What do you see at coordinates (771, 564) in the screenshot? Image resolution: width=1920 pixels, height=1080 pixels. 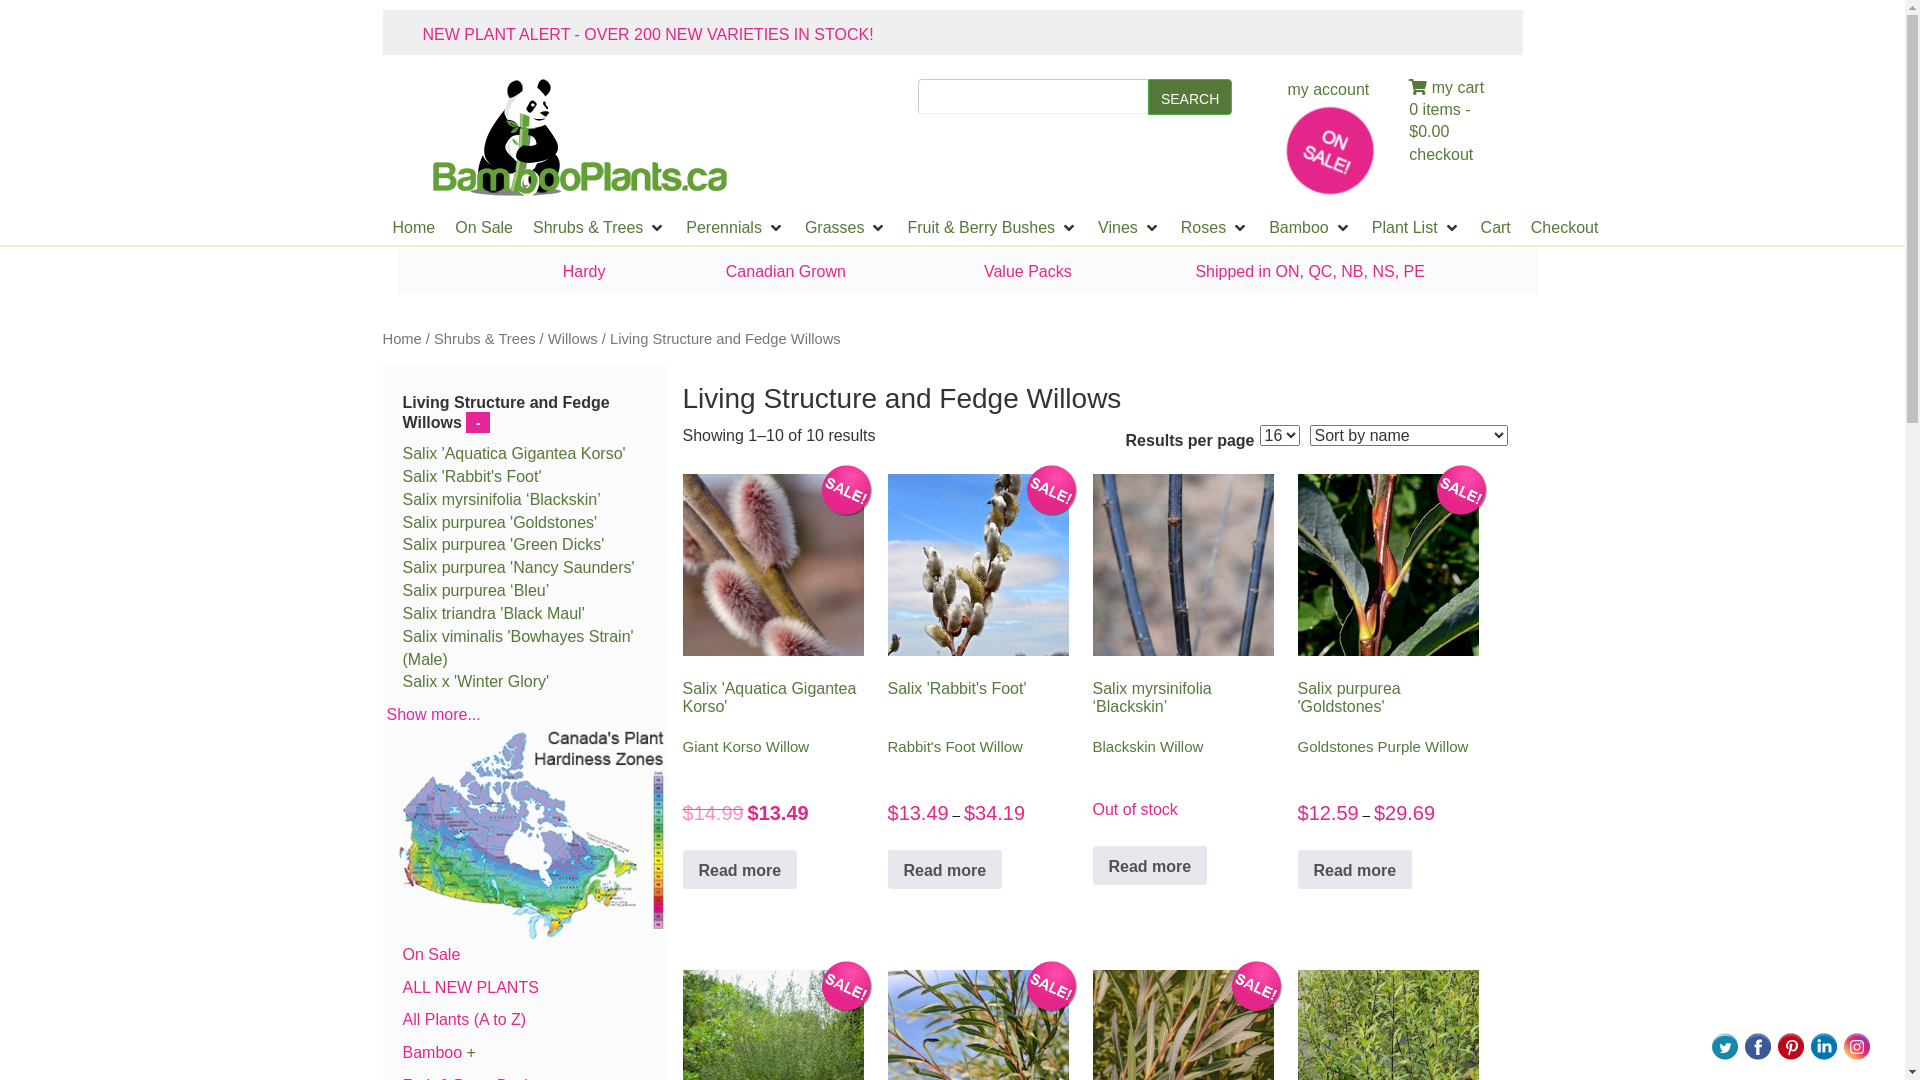 I see `'Closeup of soft pink'` at bounding box center [771, 564].